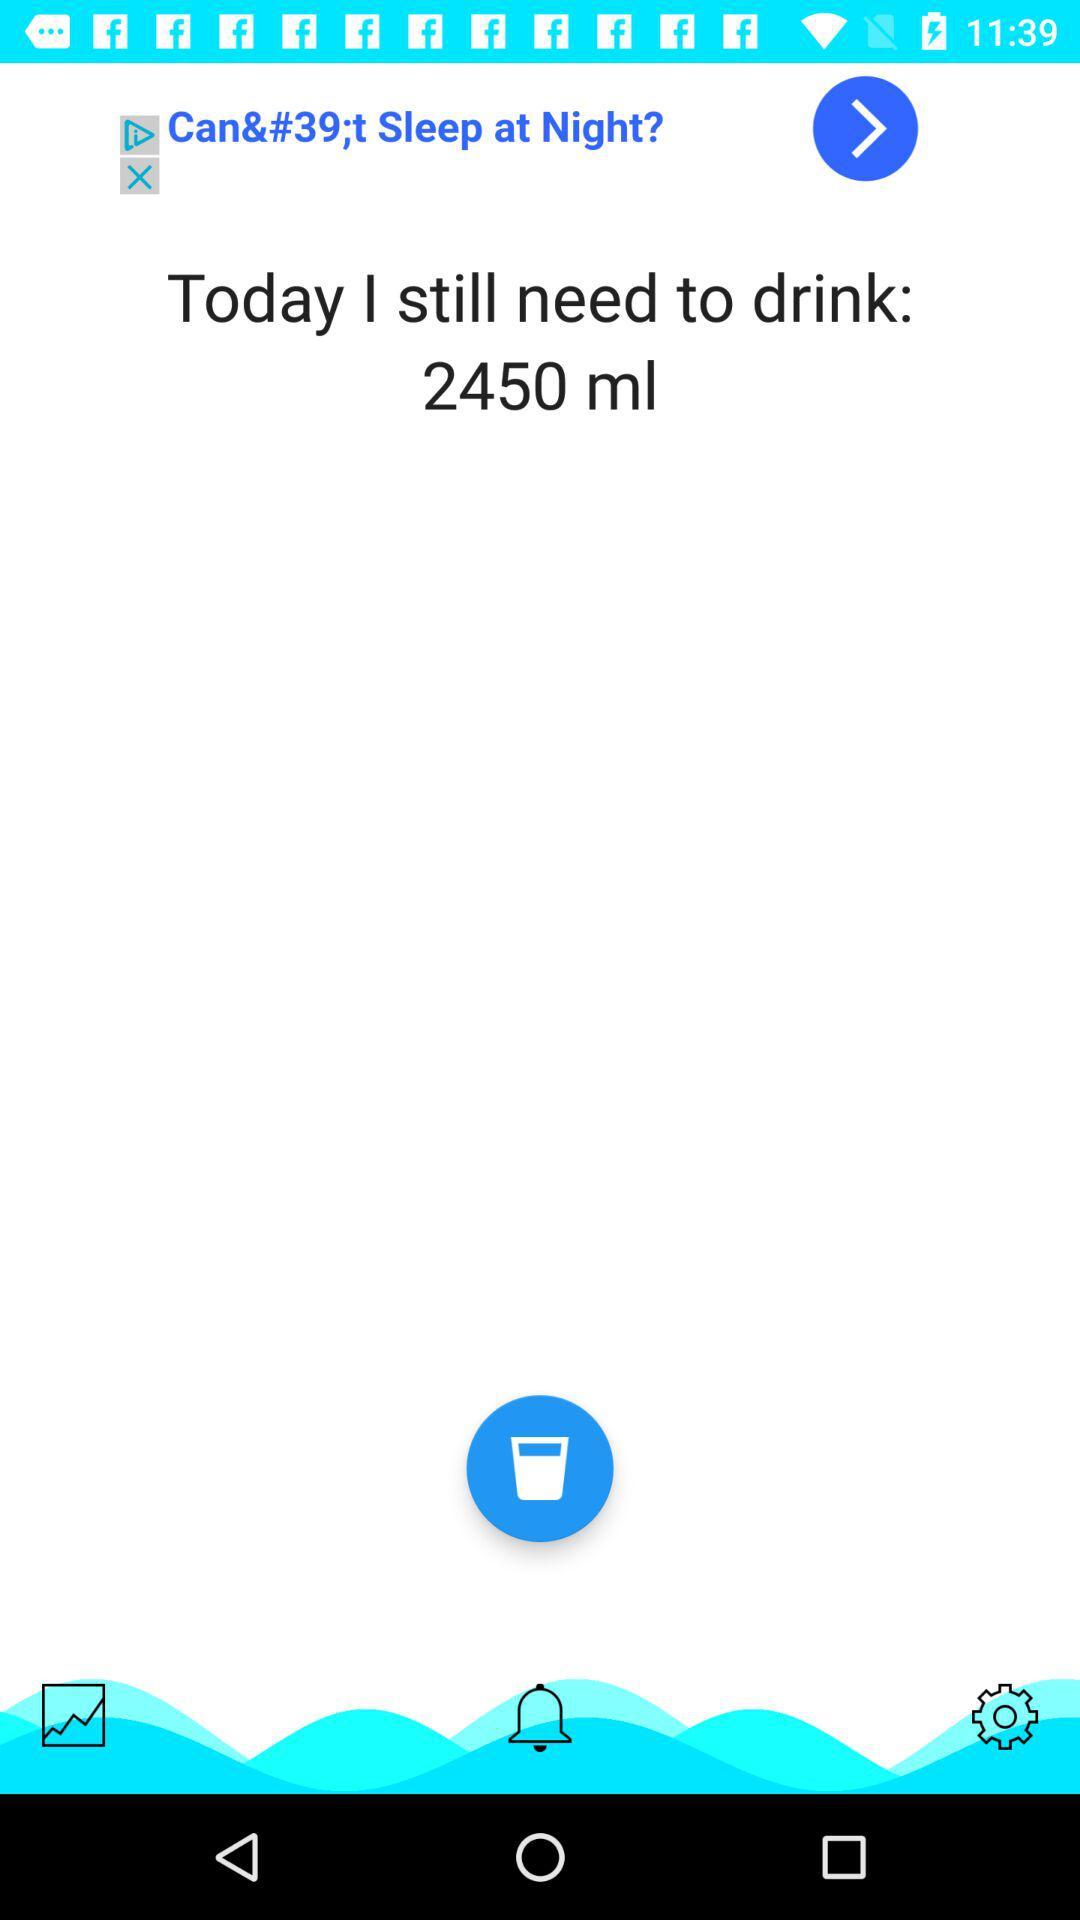  Describe the element at coordinates (1005, 1715) in the screenshot. I see `the settings icon` at that location.